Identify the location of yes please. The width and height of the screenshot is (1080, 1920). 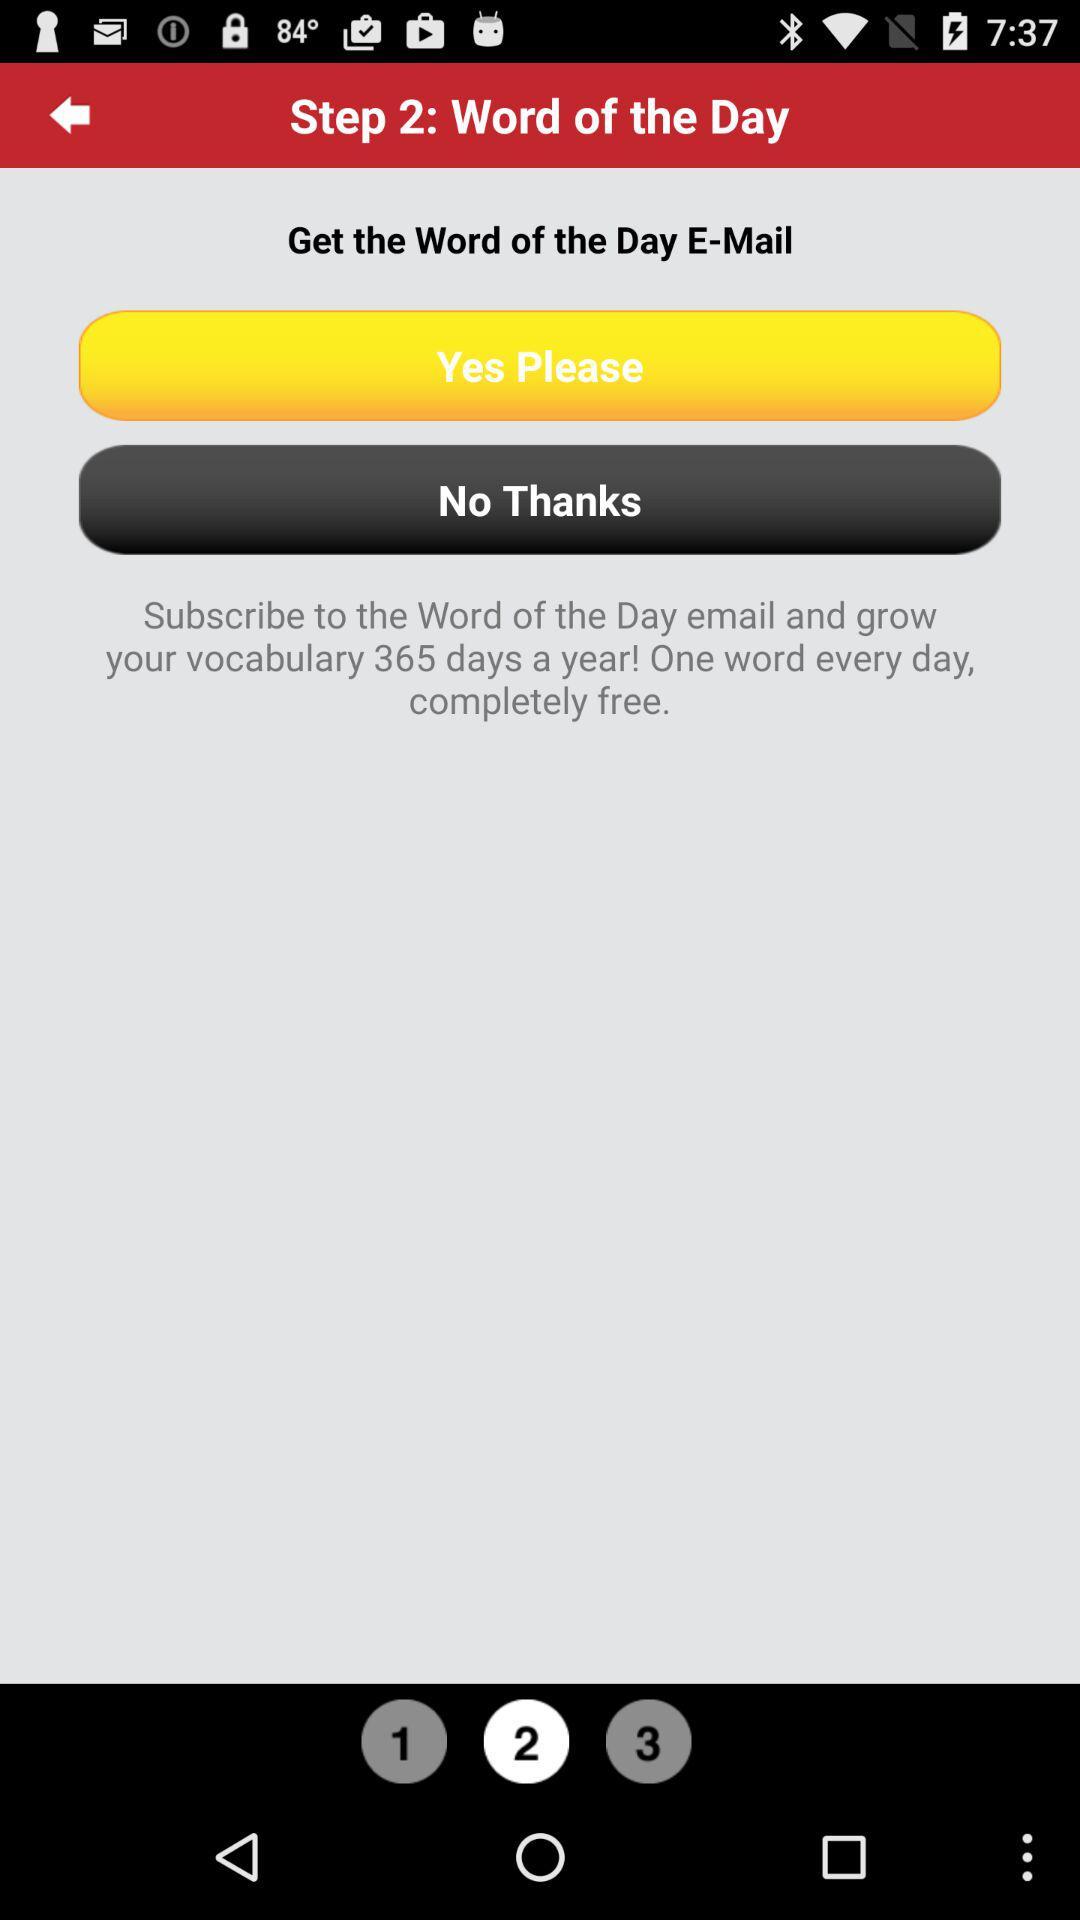
(540, 365).